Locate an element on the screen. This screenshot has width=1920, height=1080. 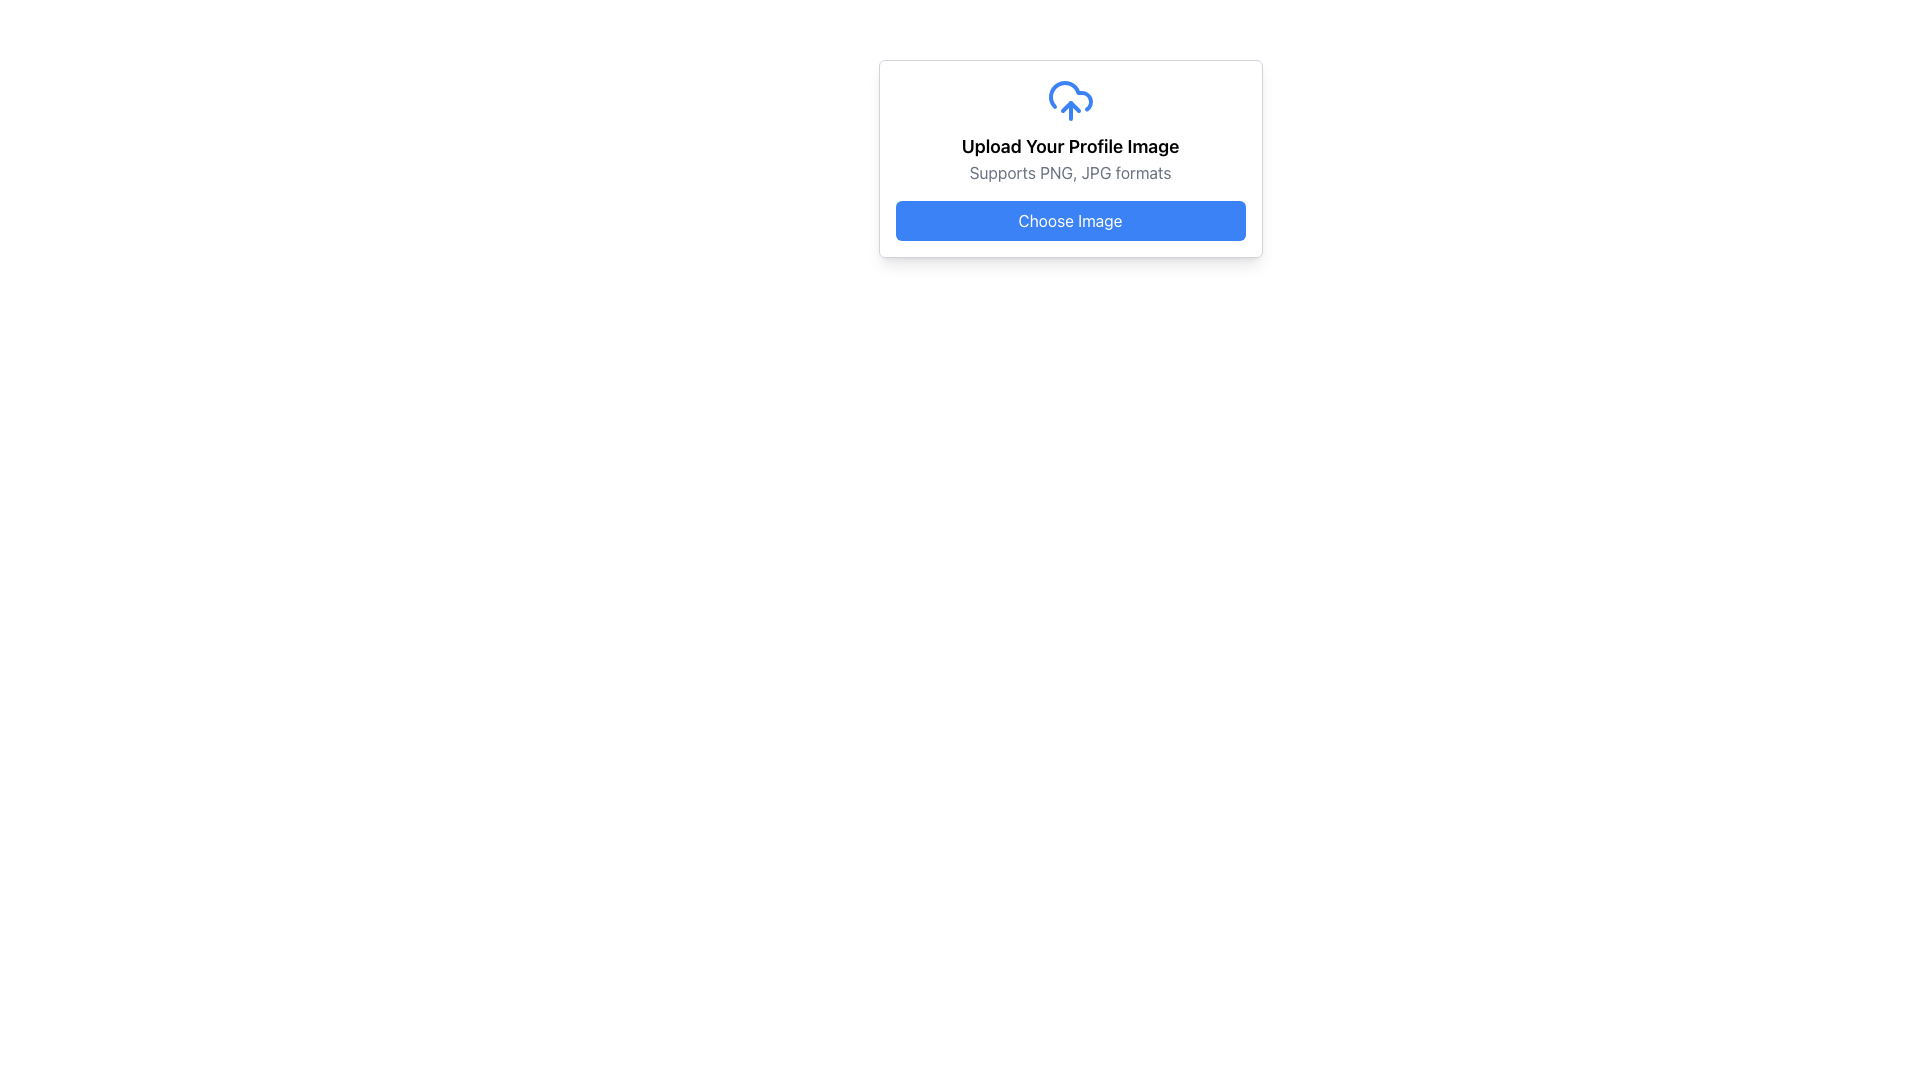
the Text Label that describes the supported file formats for upload, located directly below the 'Upload Your Profile Image' heading and centered horizontally is located at coordinates (1069, 172).